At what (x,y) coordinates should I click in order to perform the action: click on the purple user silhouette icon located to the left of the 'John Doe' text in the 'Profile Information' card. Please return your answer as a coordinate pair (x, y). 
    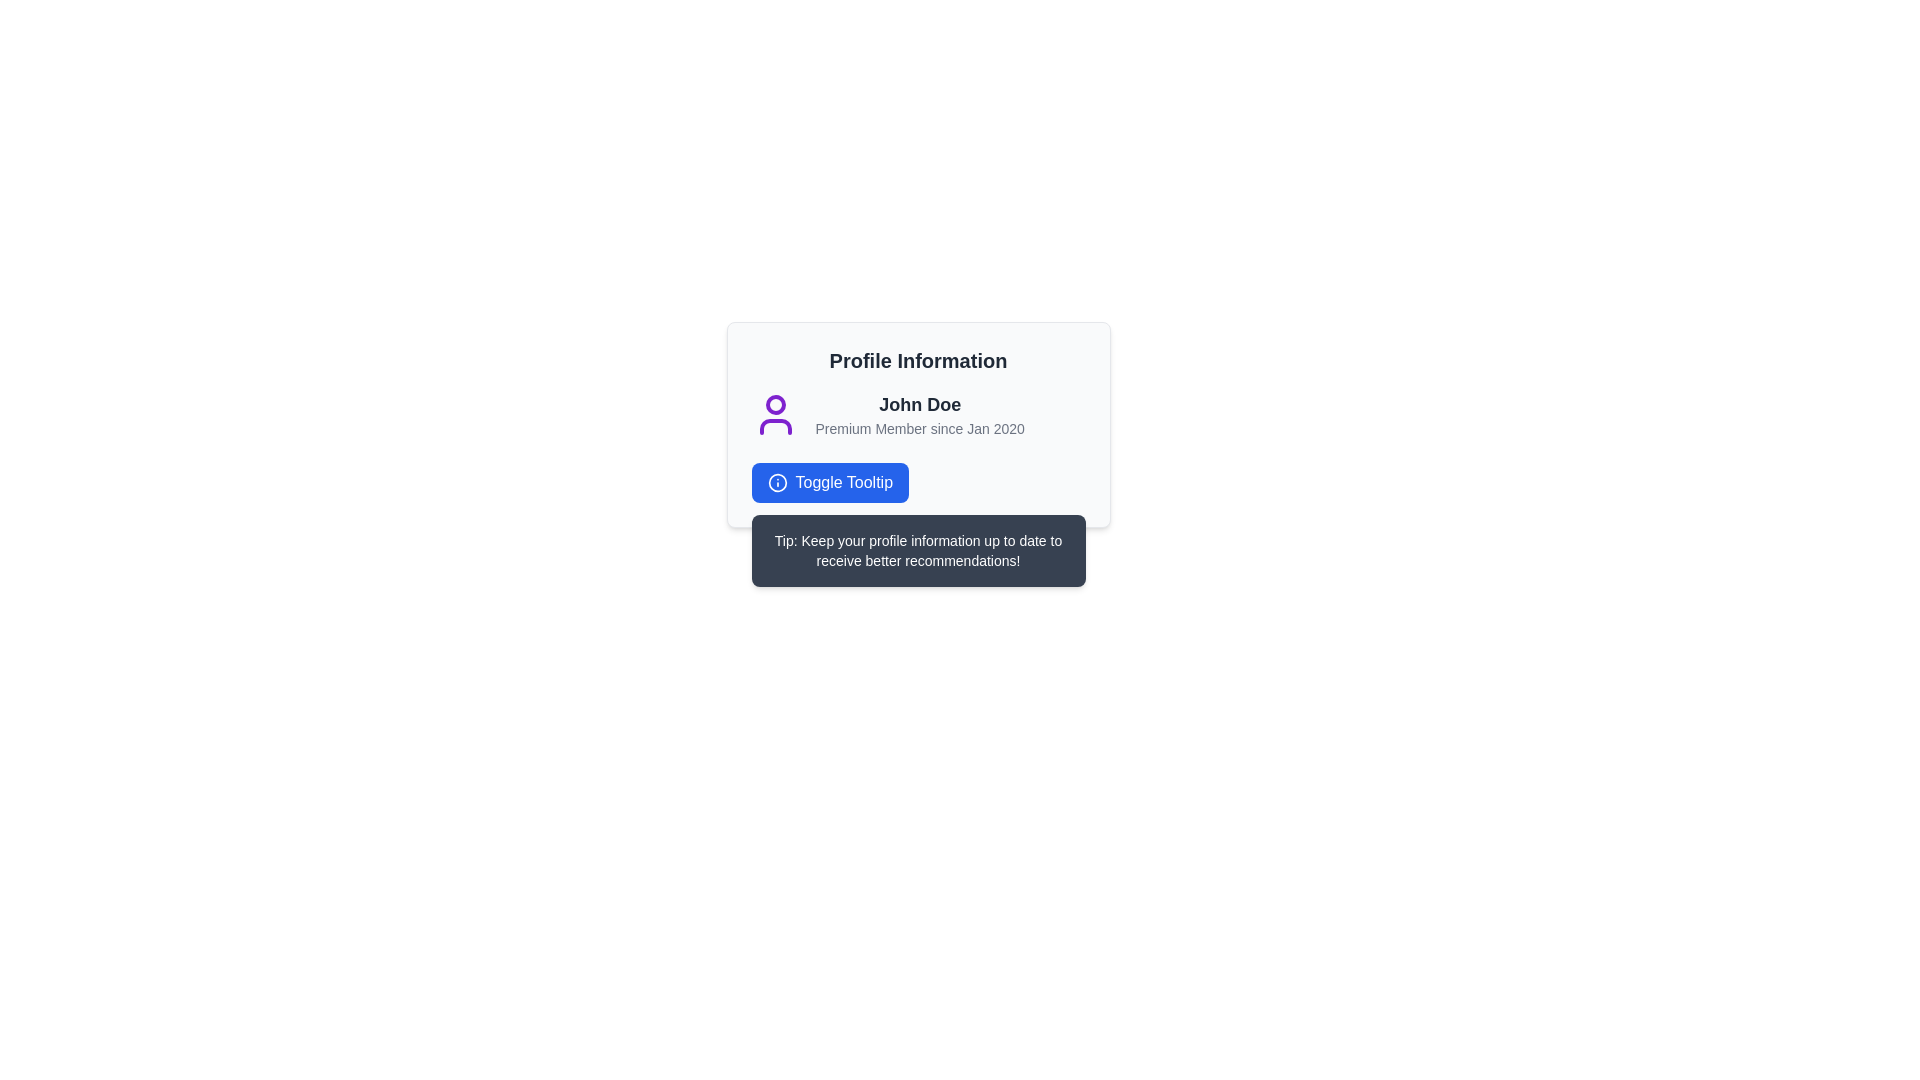
    Looking at the image, I should click on (774, 414).